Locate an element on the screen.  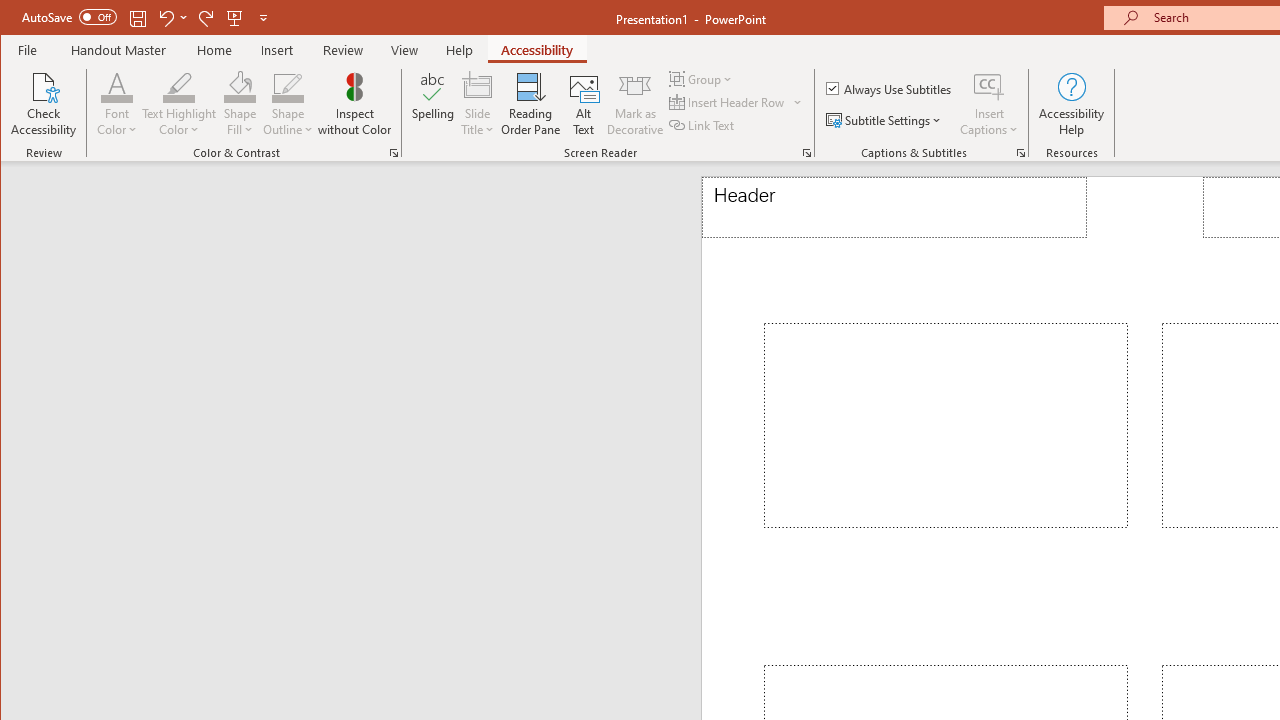
'Accessibility Help' is located at coordinates (1071, 104).